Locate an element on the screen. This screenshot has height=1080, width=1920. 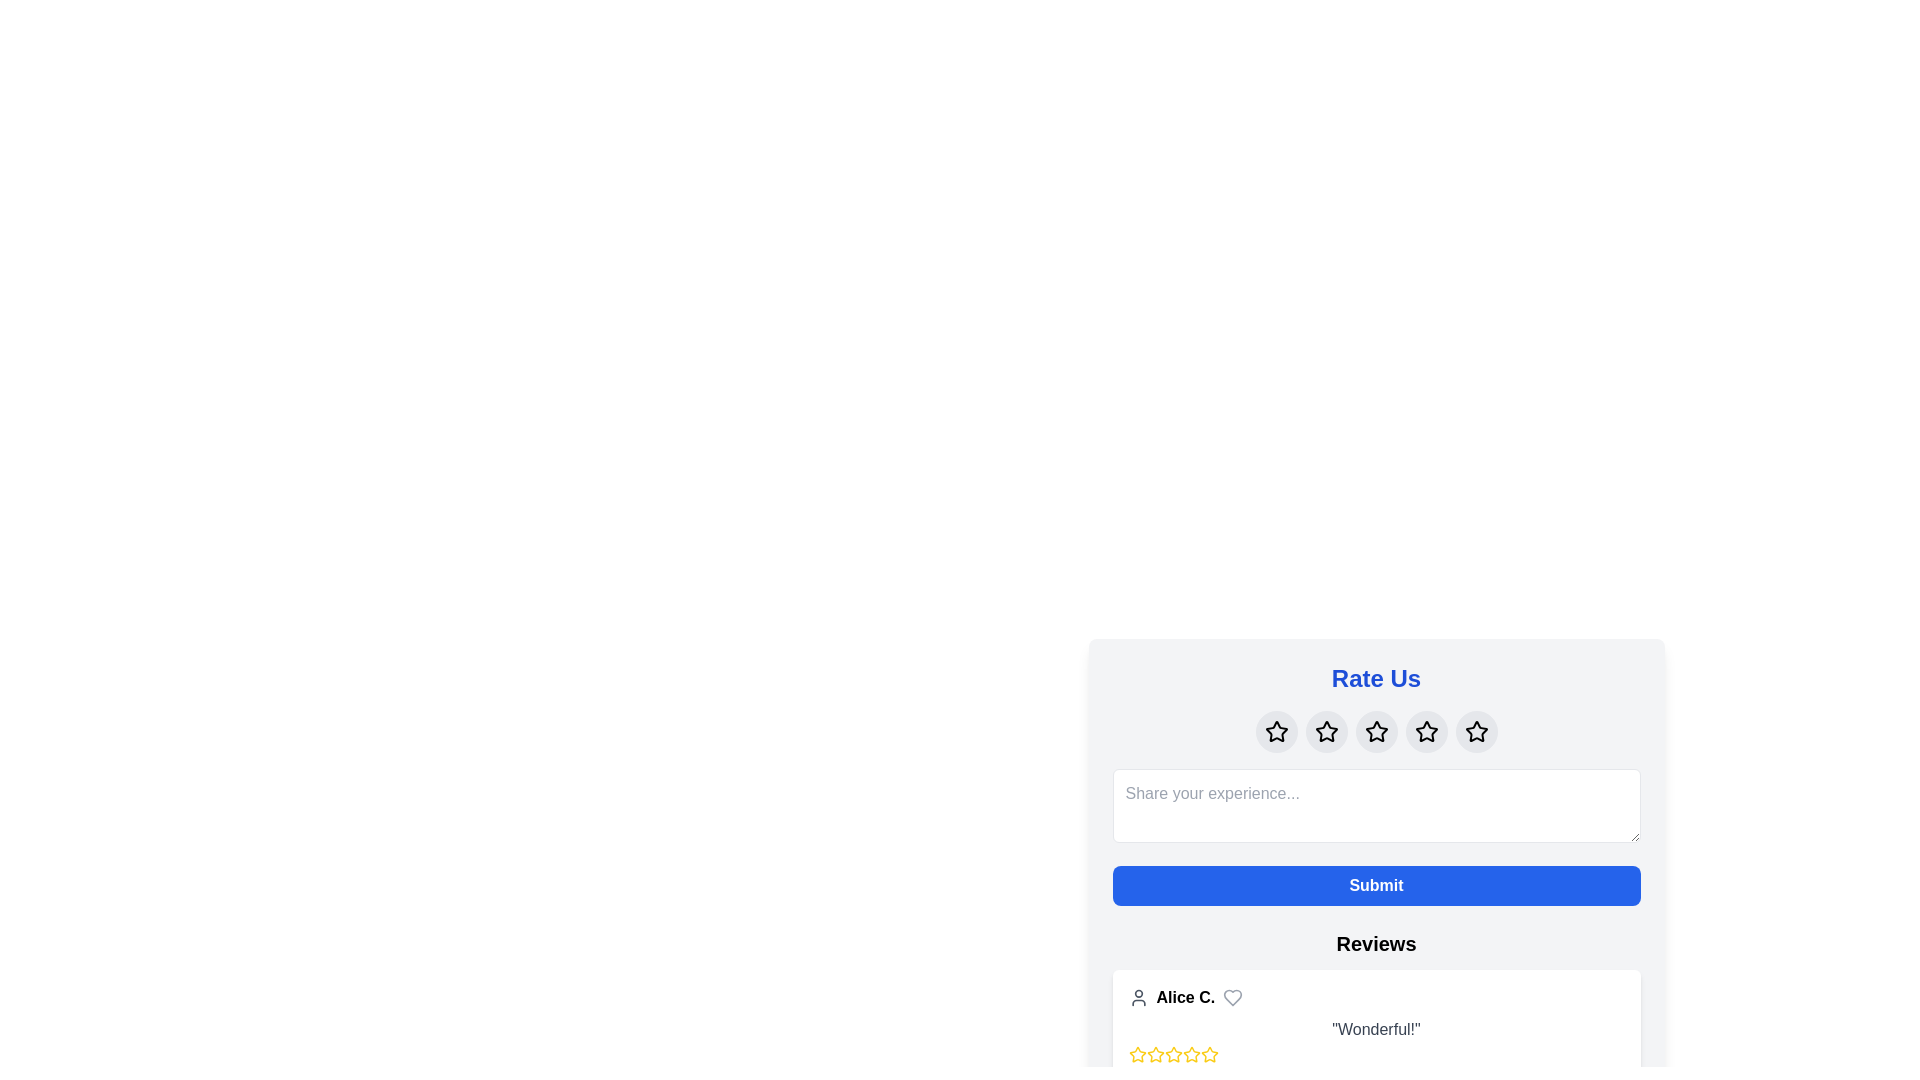
the third star icon in the rating system is located at coordinates (1375, 732).